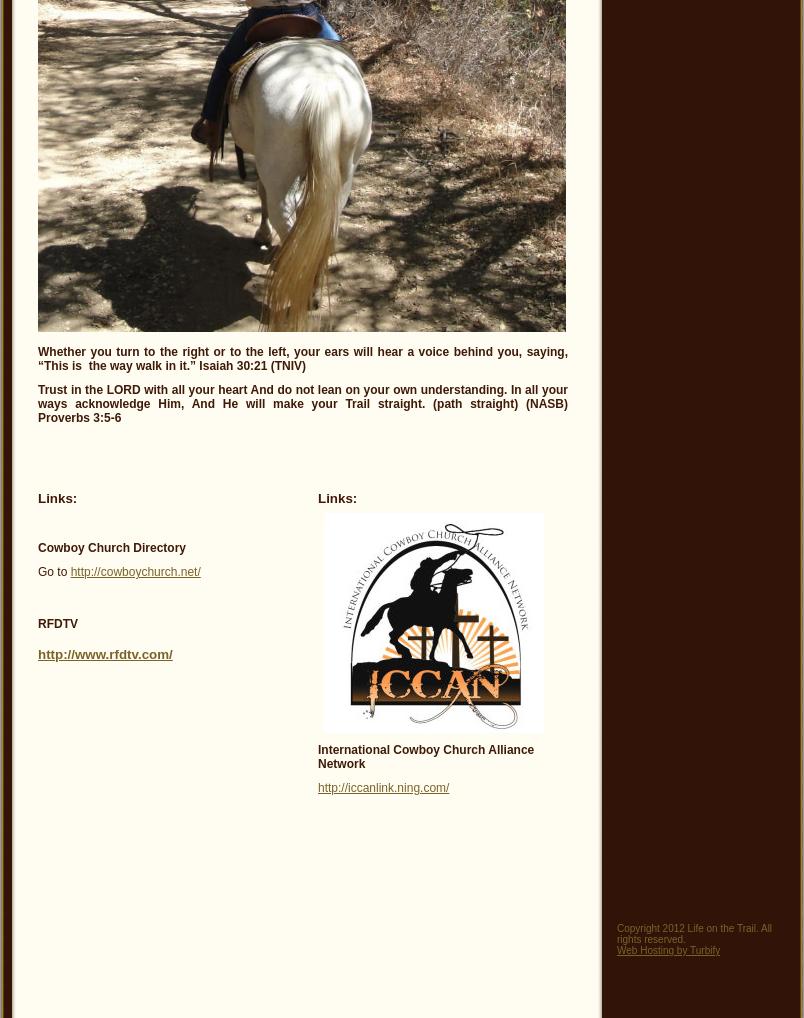 This screenshot has width=804, height=1018. I want to click on 'International Cowboy Church Alliance Network', so click(317, 755).